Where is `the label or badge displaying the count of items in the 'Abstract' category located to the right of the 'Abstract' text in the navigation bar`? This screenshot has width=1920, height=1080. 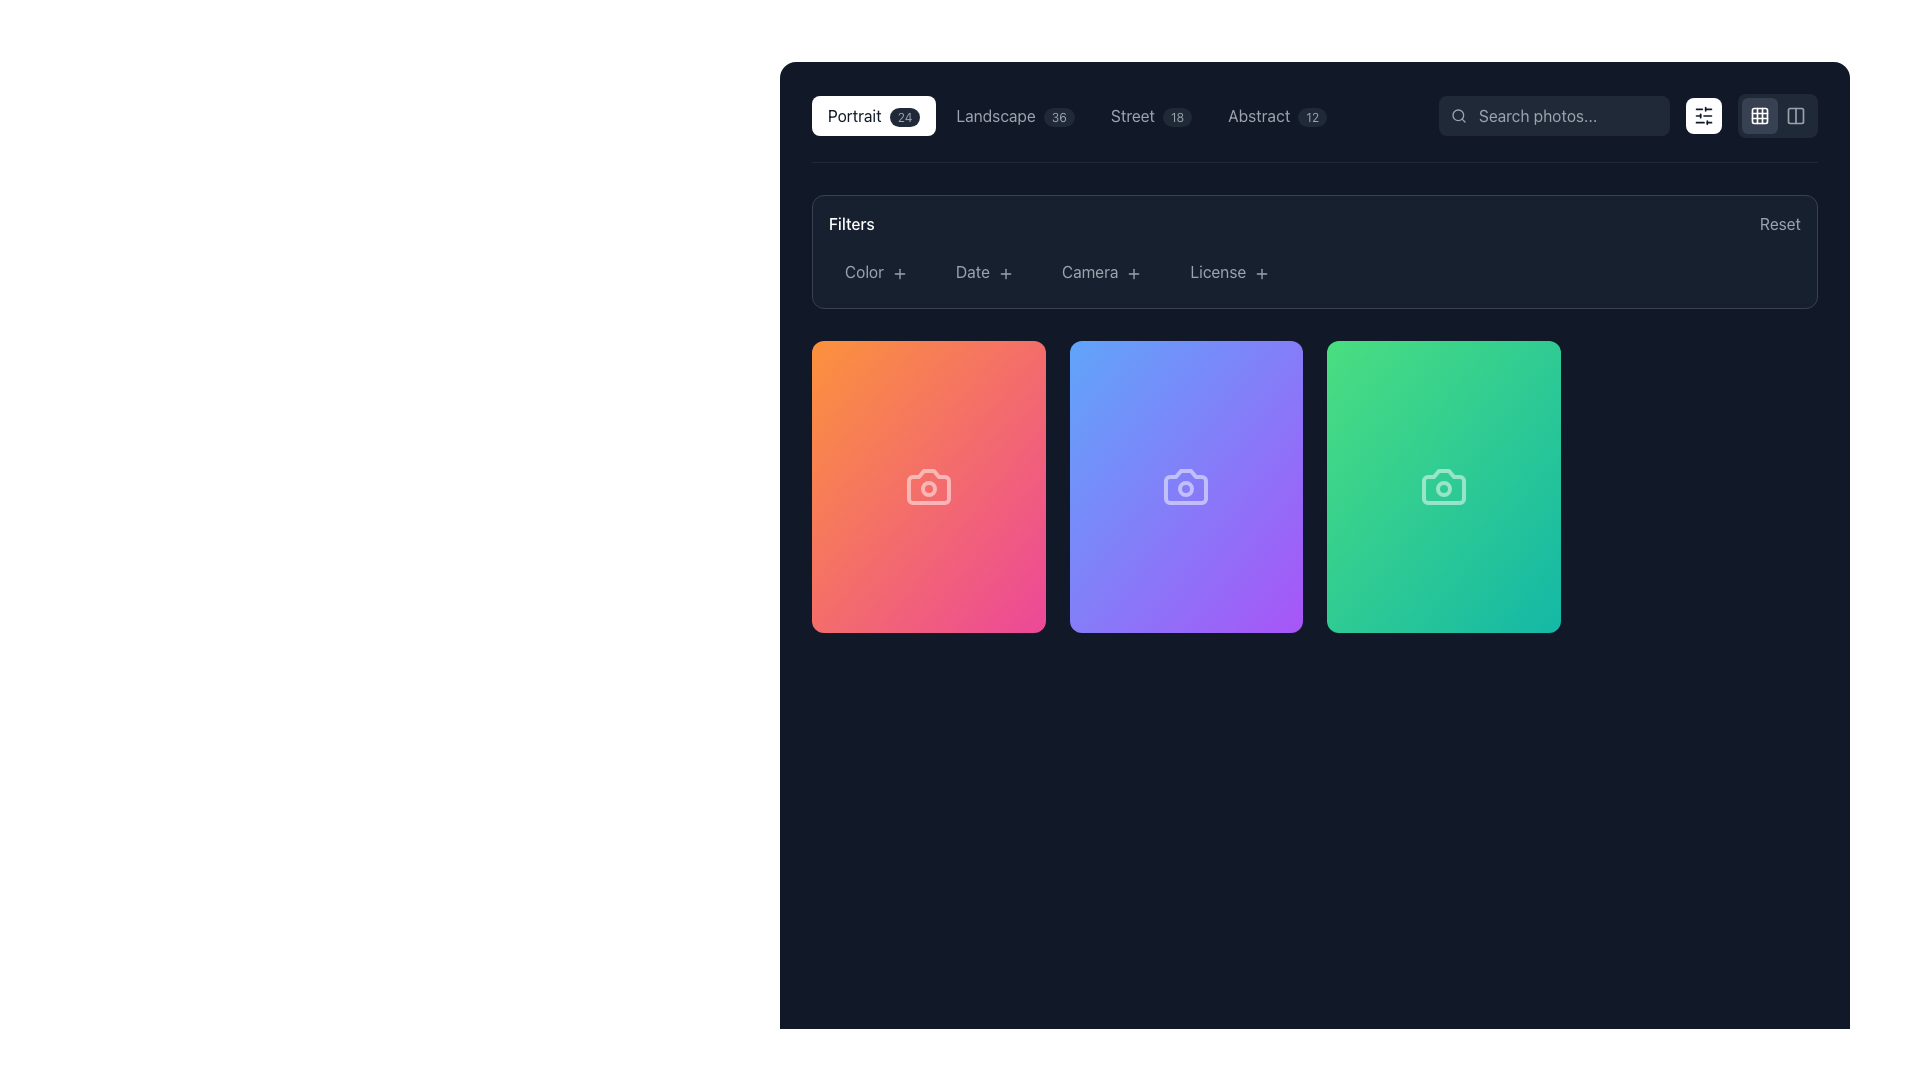
the label or badge displaying the count of items in the 'Abstract' category located to the right of the 'Abstract' text in the navigation bar is located at coordinates (1312, 117).